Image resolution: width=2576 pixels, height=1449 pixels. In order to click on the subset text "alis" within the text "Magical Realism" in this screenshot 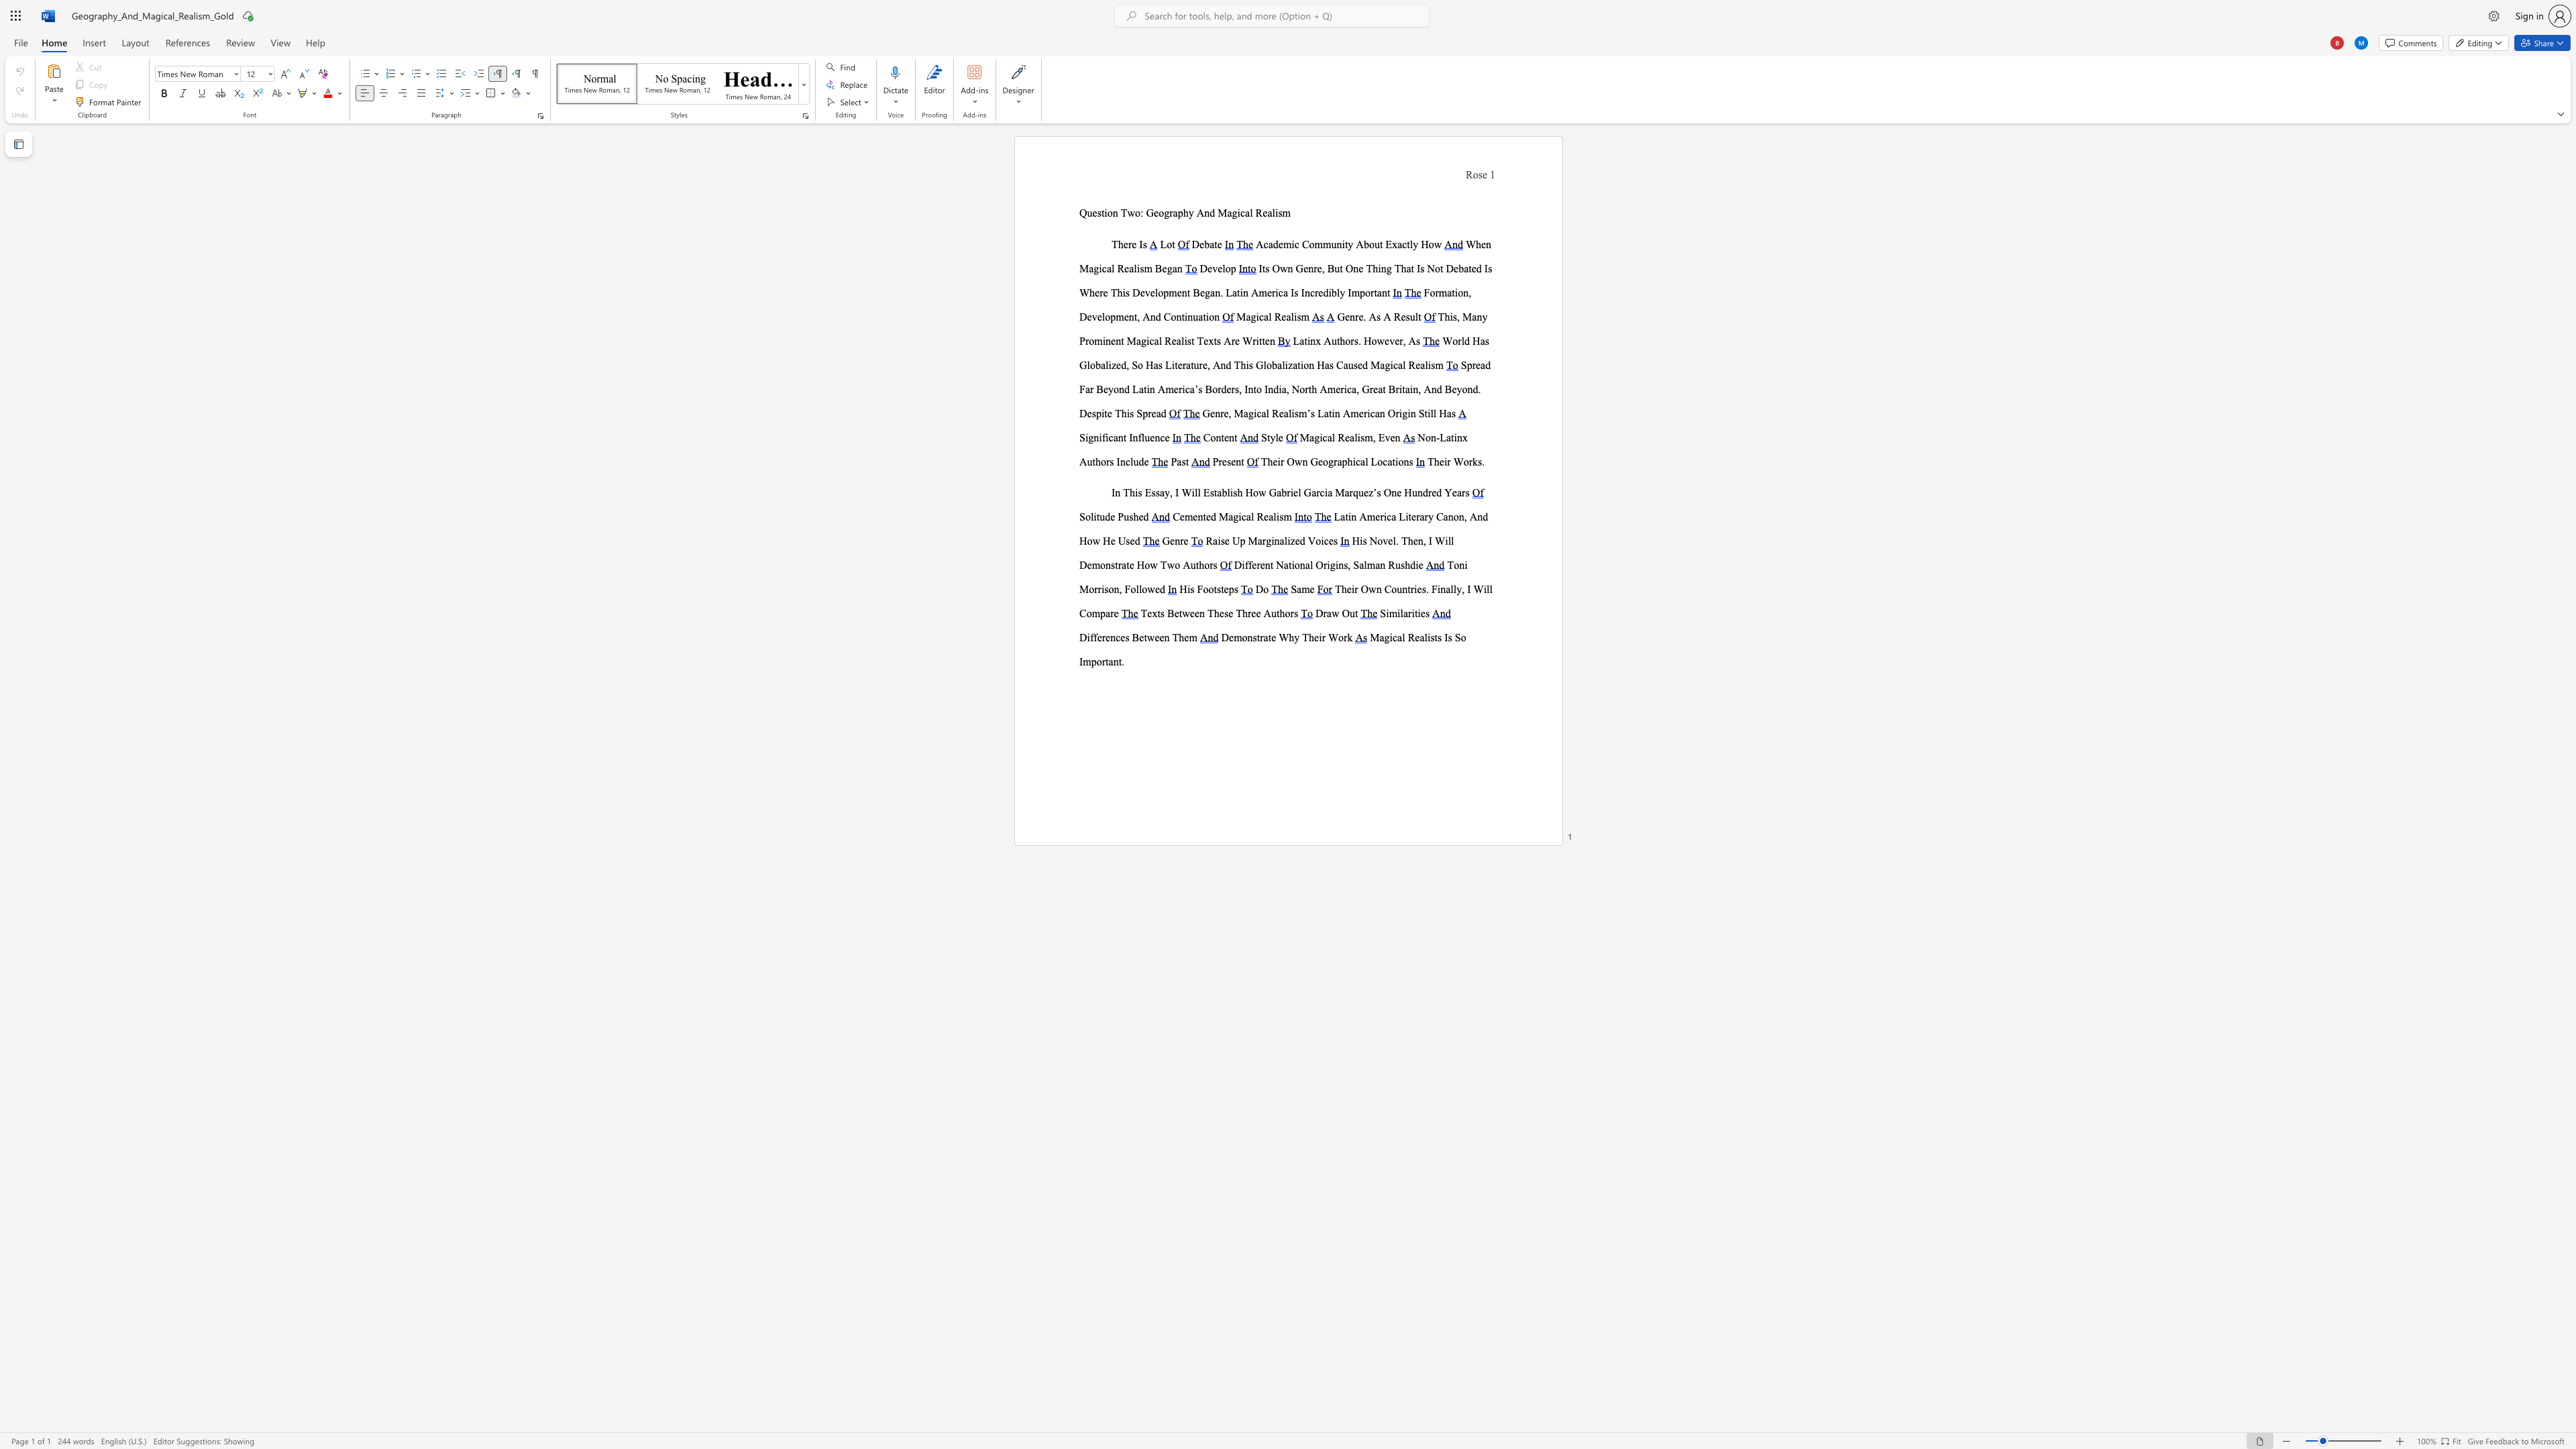, I will do `click(1285, 316)`.